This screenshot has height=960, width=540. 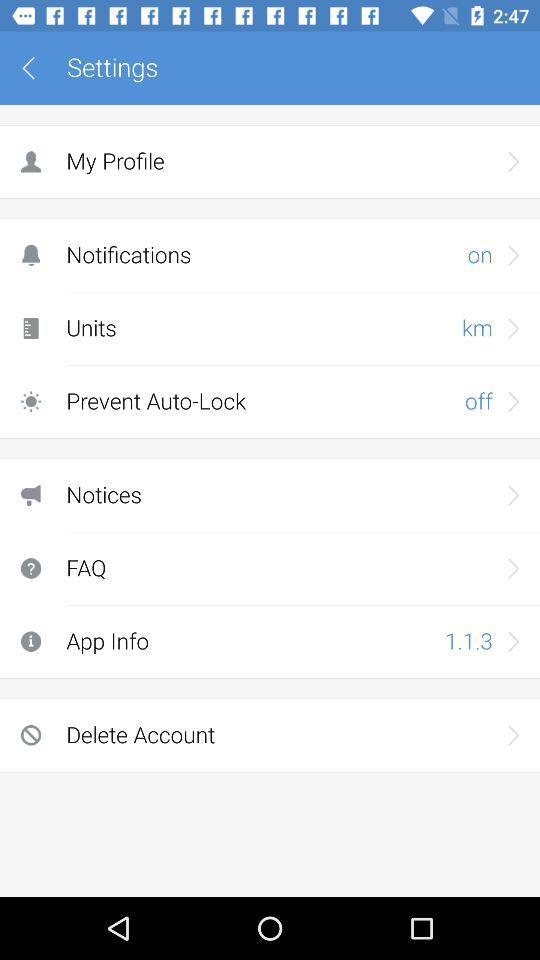 What do you see at coordinates (35, 68) in the screenshot?
I see `press to go back to previous menu` at bounding box center [35, 68].